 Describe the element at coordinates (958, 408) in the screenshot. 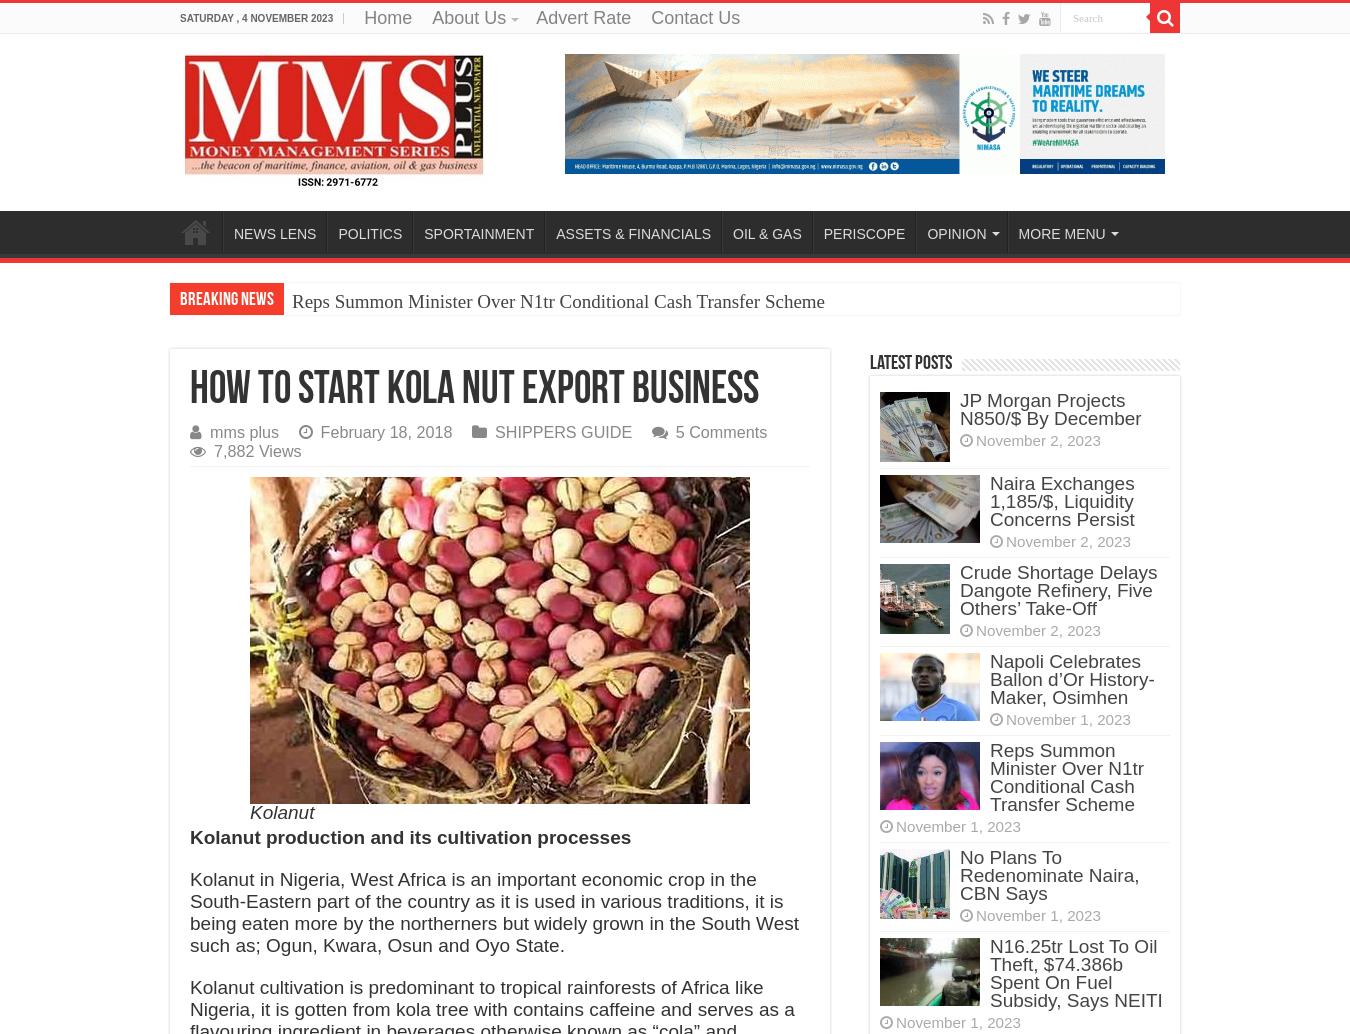

I see `'JP Morgan Projects N850/$ By December'` at that location.